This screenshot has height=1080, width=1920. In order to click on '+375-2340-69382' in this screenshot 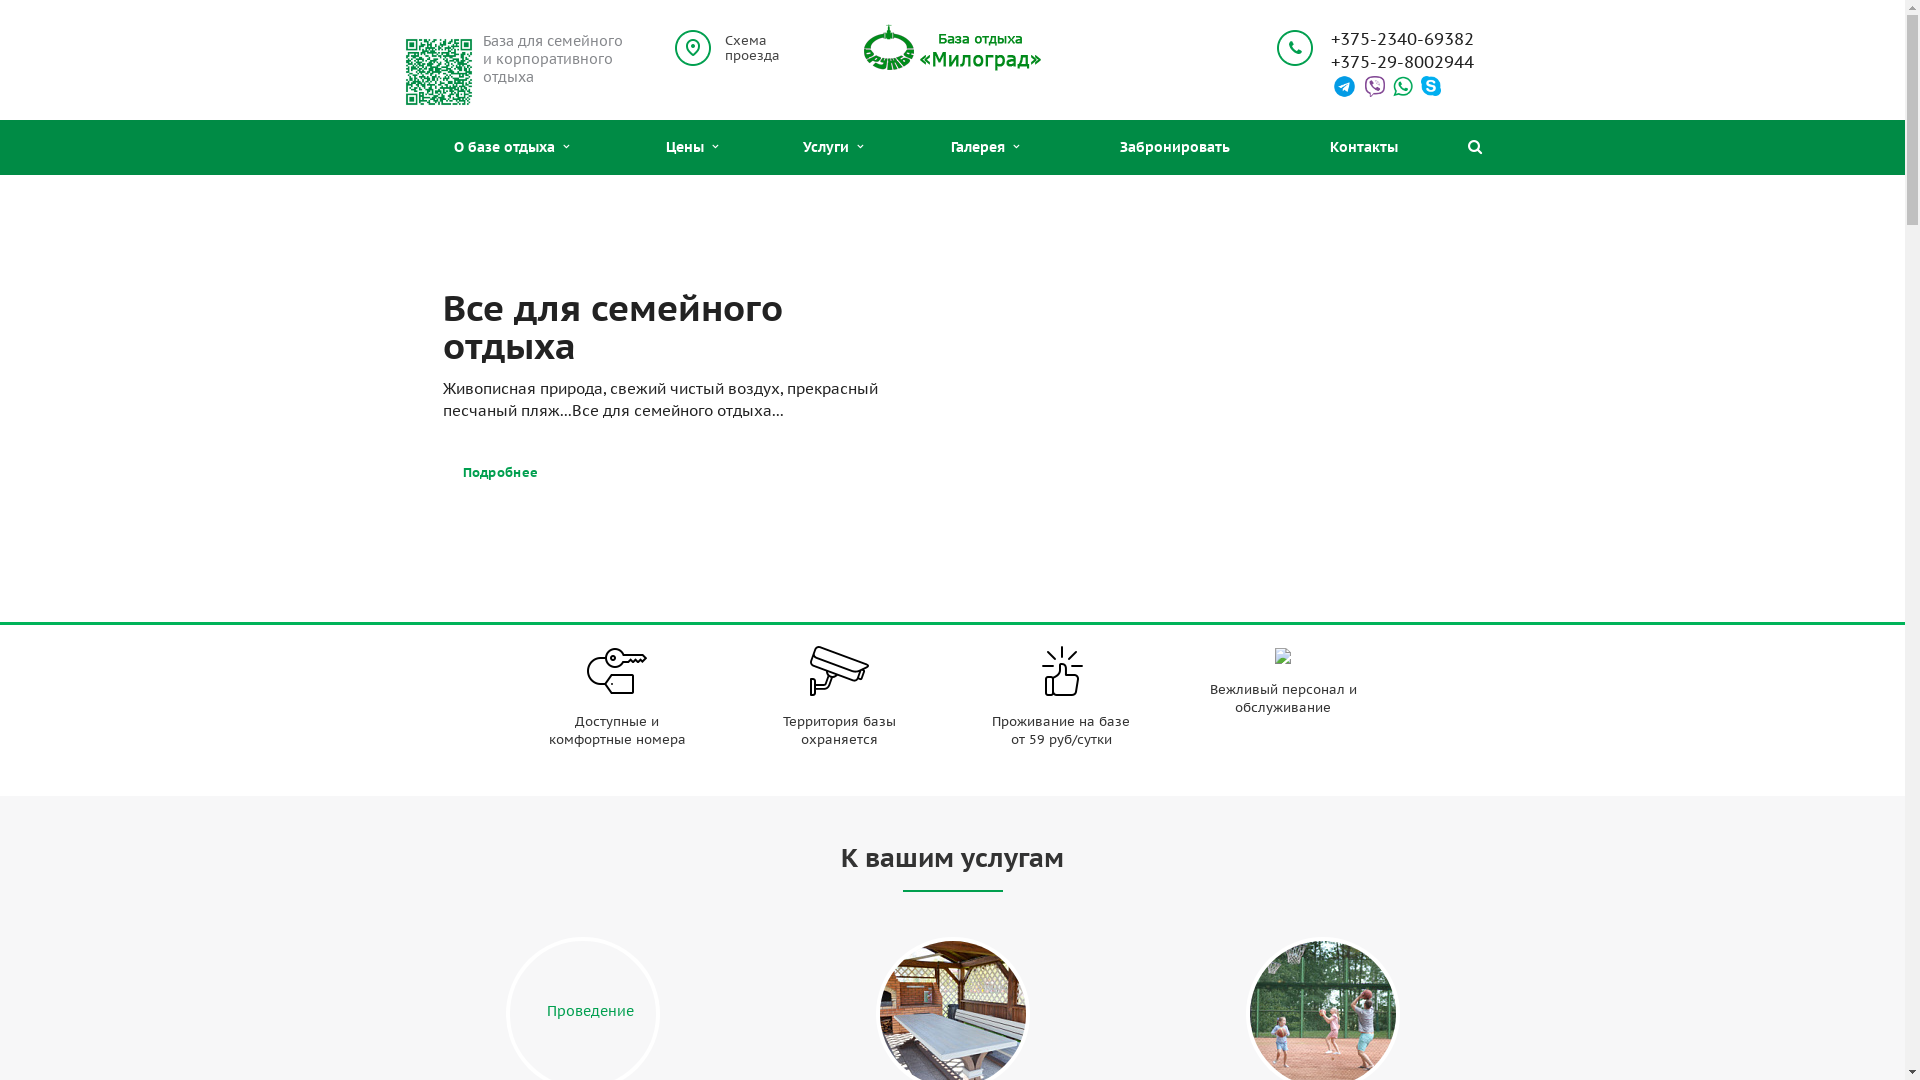, I will do `click(1400, 39)`.